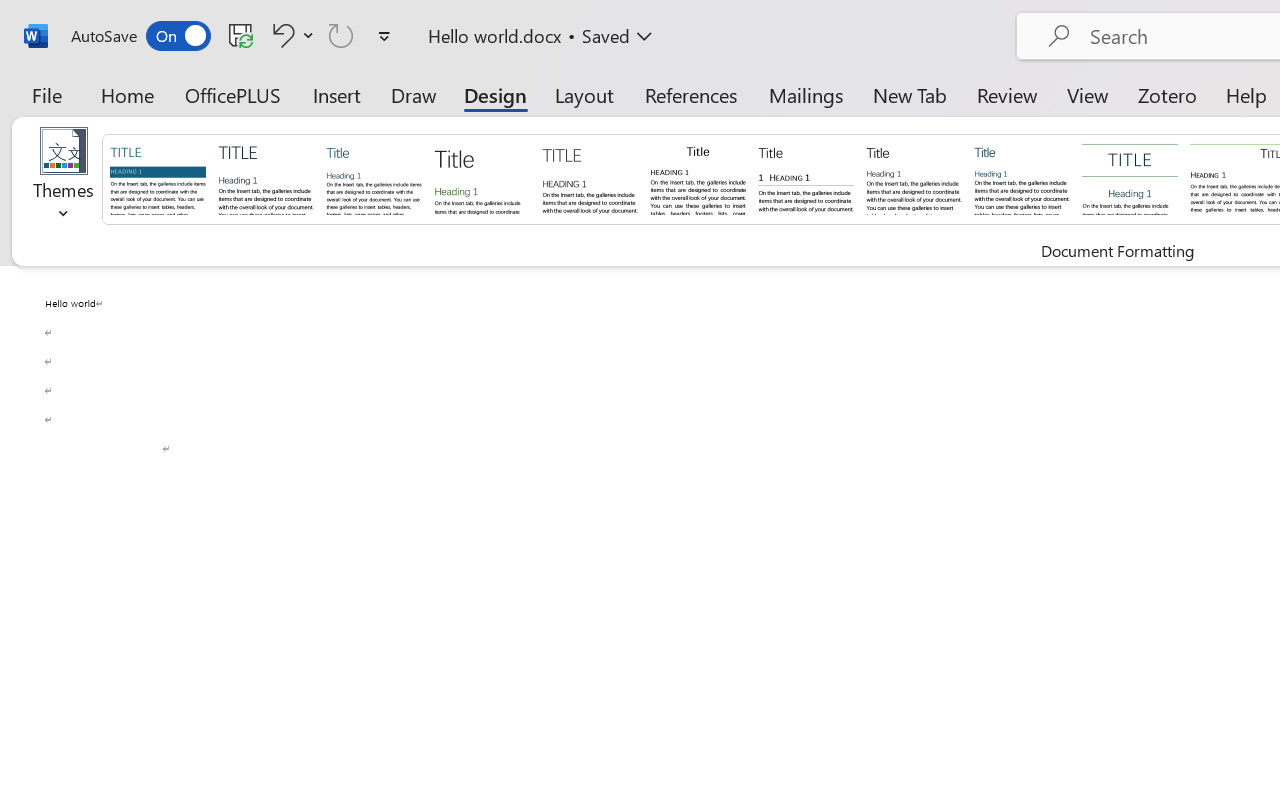 The height and width of the screenshot is (800, 1280). What do you see at coordinates (1130, 177) in the screenshot?
I see `'Centered'` at bounding box center [1130, 177].